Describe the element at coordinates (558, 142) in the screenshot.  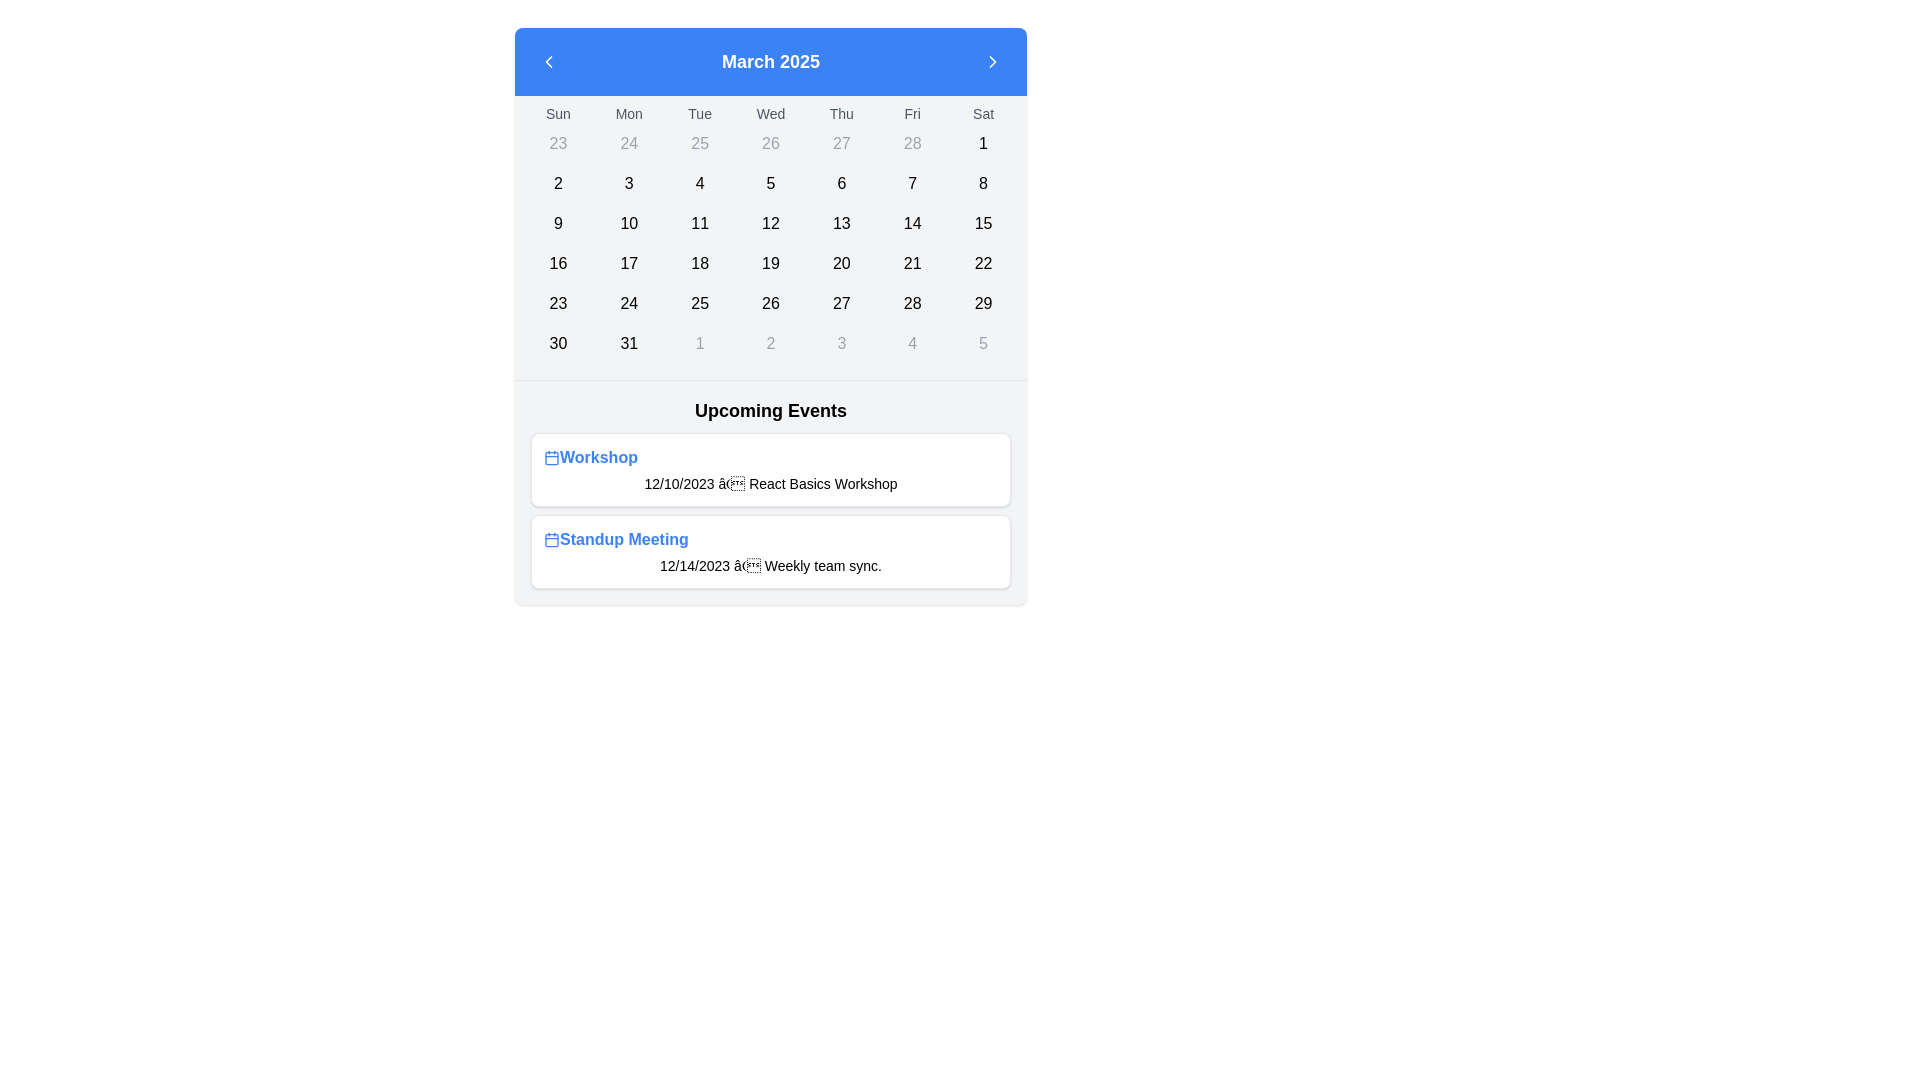
I see `the circular date button labeled '23' in the calendar's first column (Sunday) of the second row to trigger a visual response` at that location.